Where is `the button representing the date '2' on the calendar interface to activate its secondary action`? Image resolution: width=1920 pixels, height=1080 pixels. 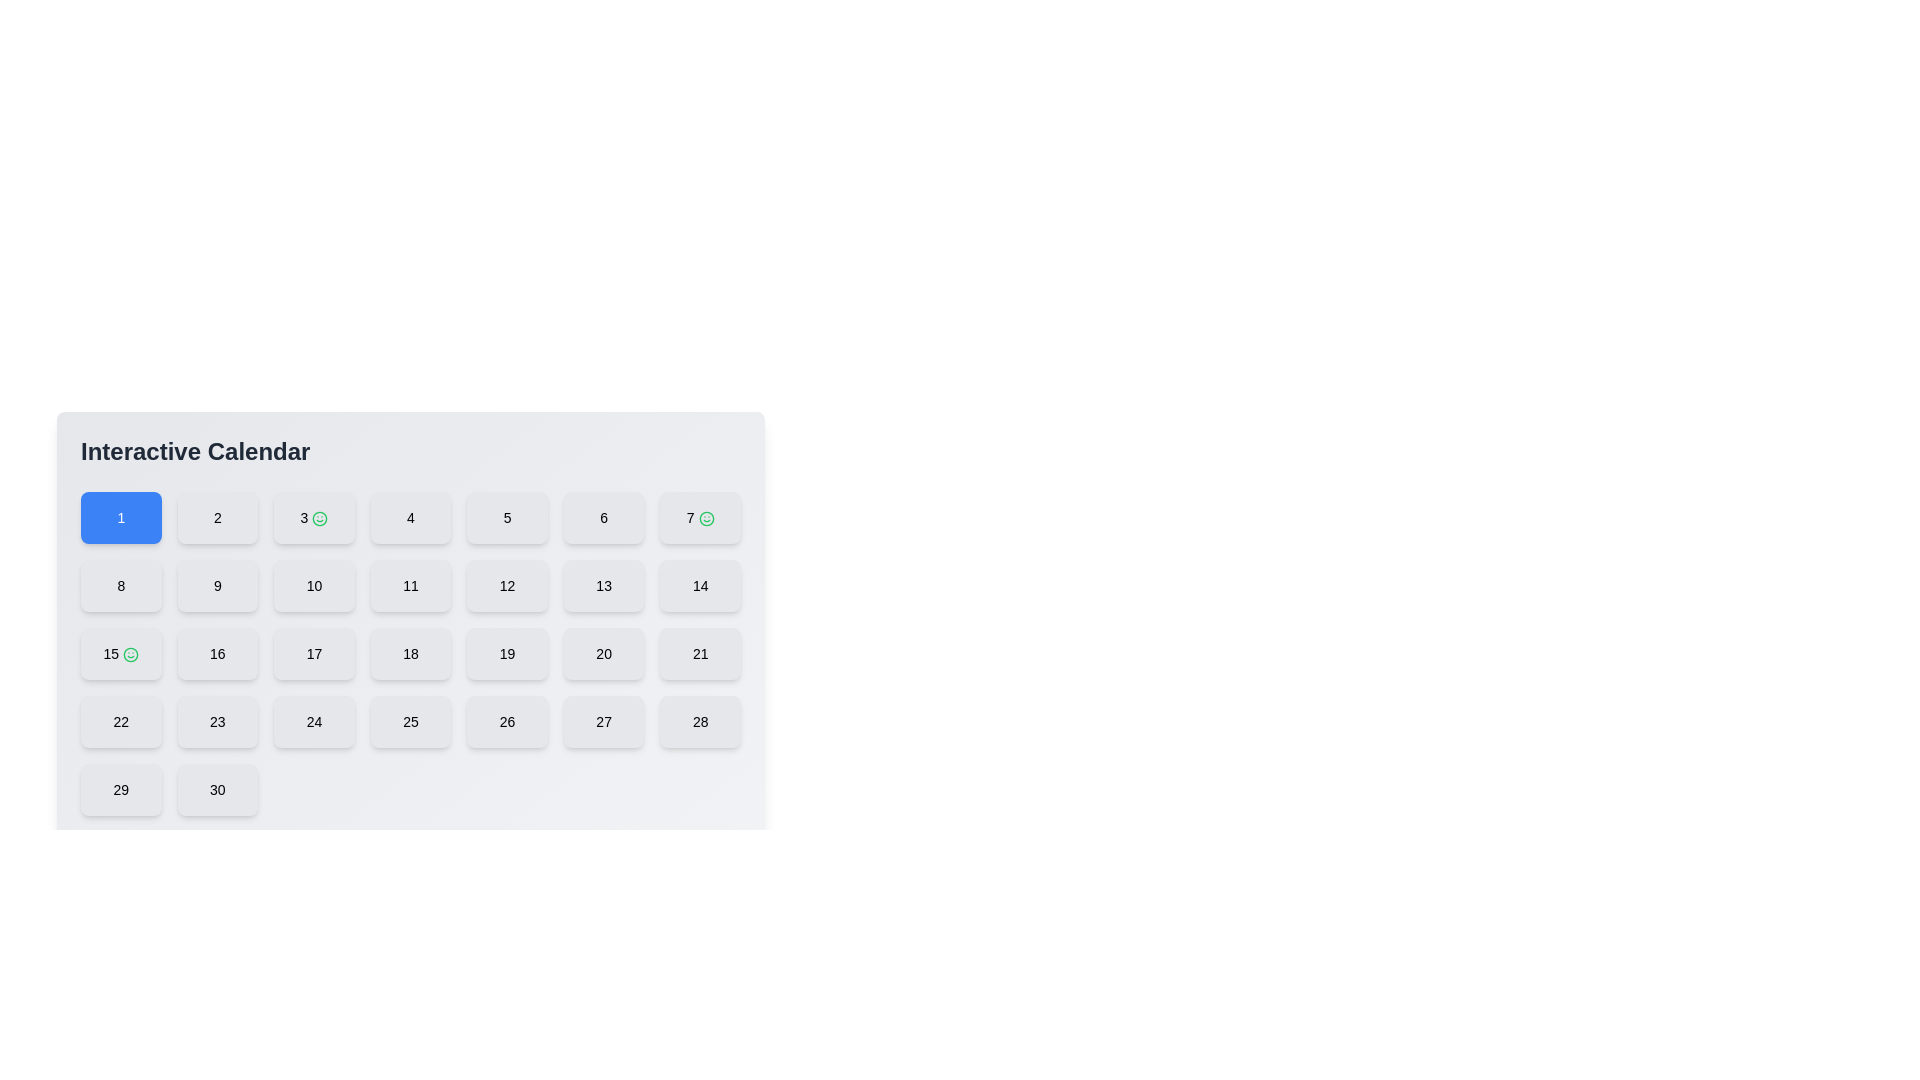 the button representing the date '2' on the calendar interface to activate its secondary action is located at coordinates (217, 516).